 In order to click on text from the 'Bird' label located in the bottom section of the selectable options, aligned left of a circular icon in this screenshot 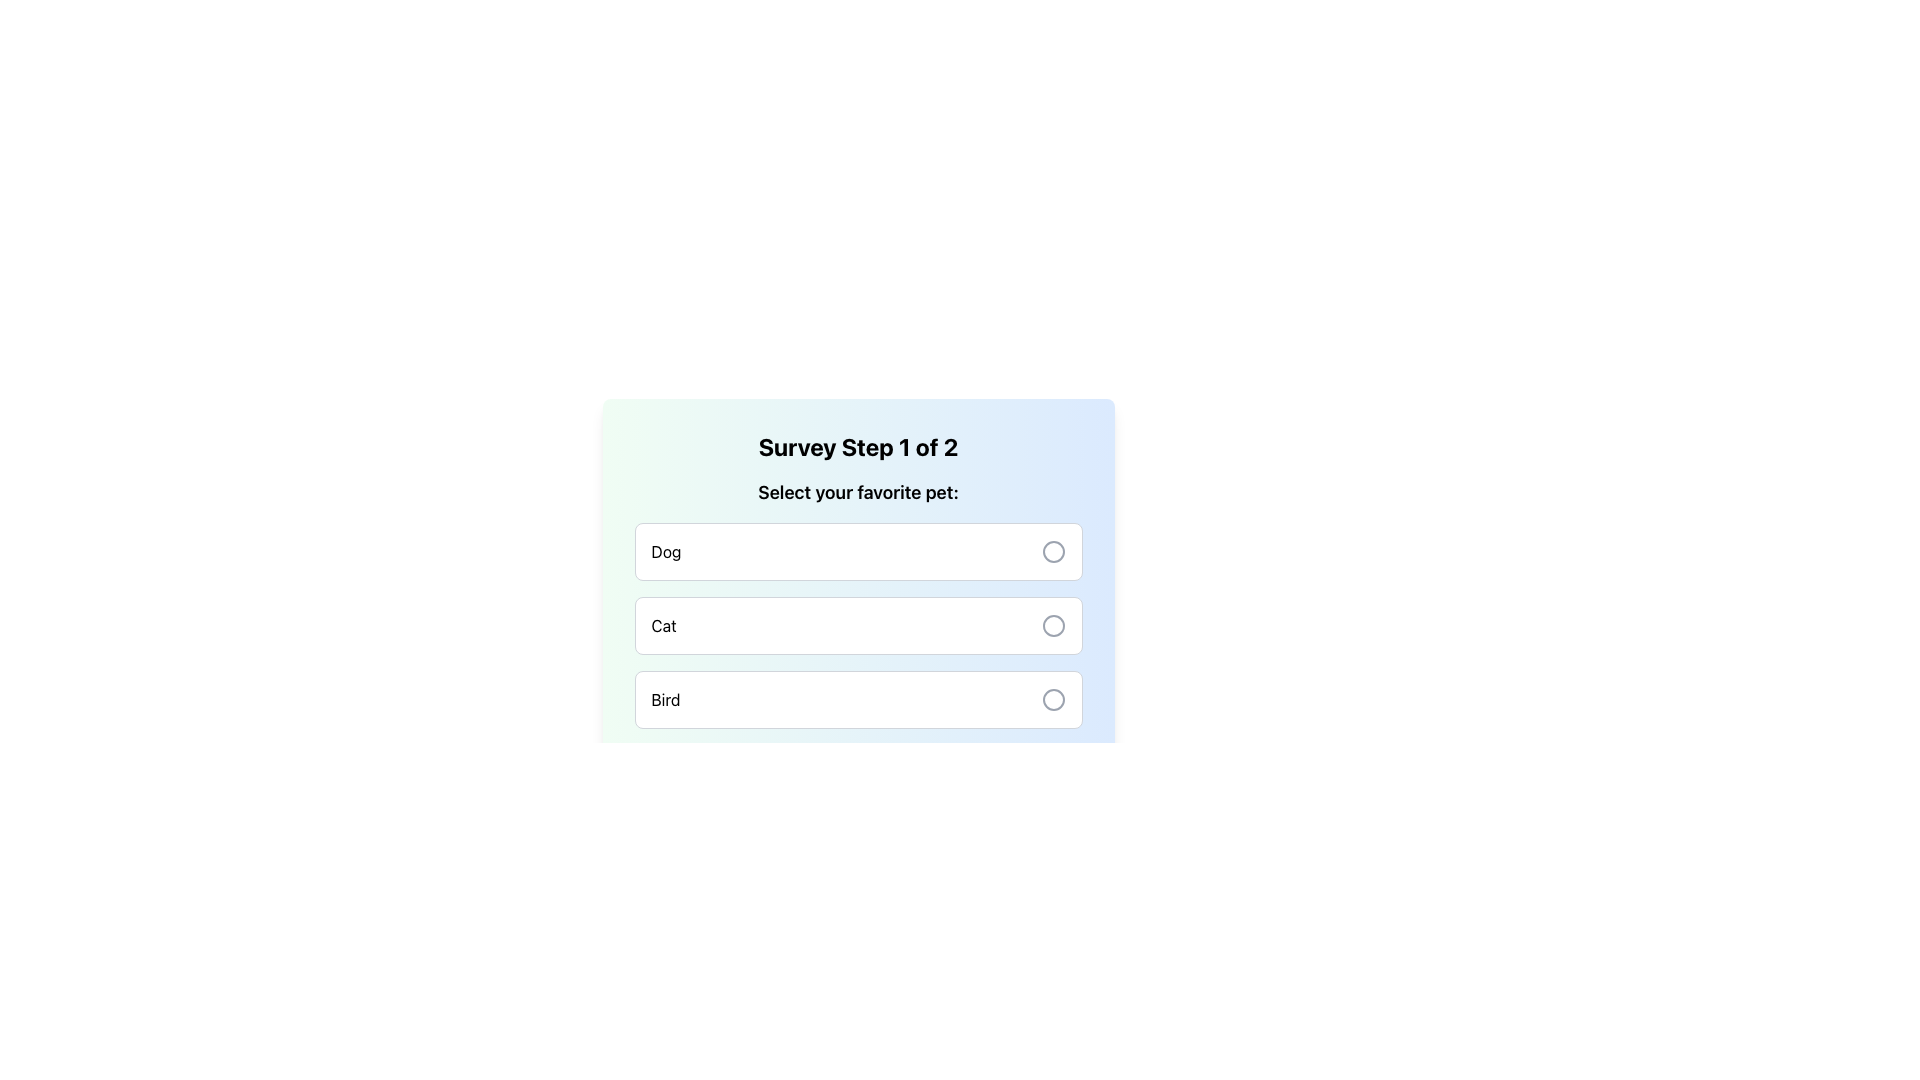, I will do `click(665, 698)`.